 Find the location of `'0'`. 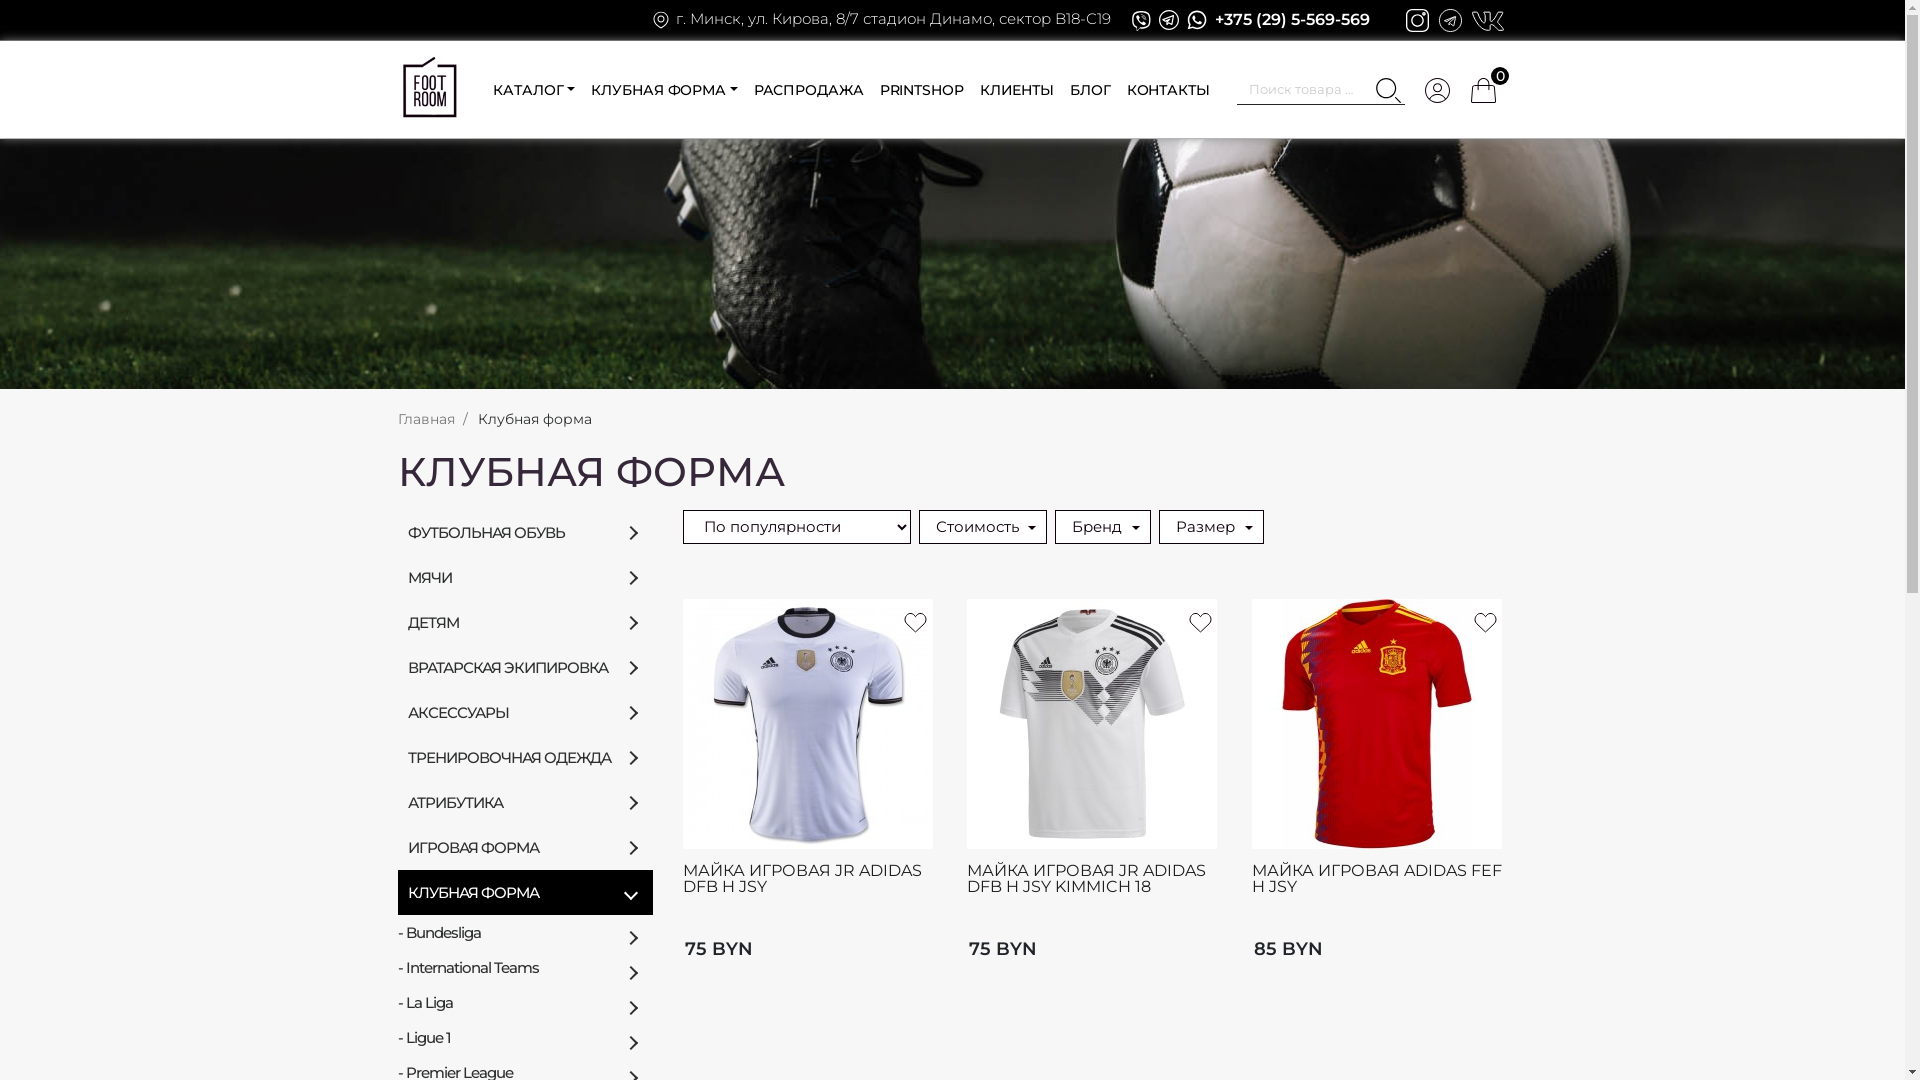

'0' is located at coordinates (1483, 88).